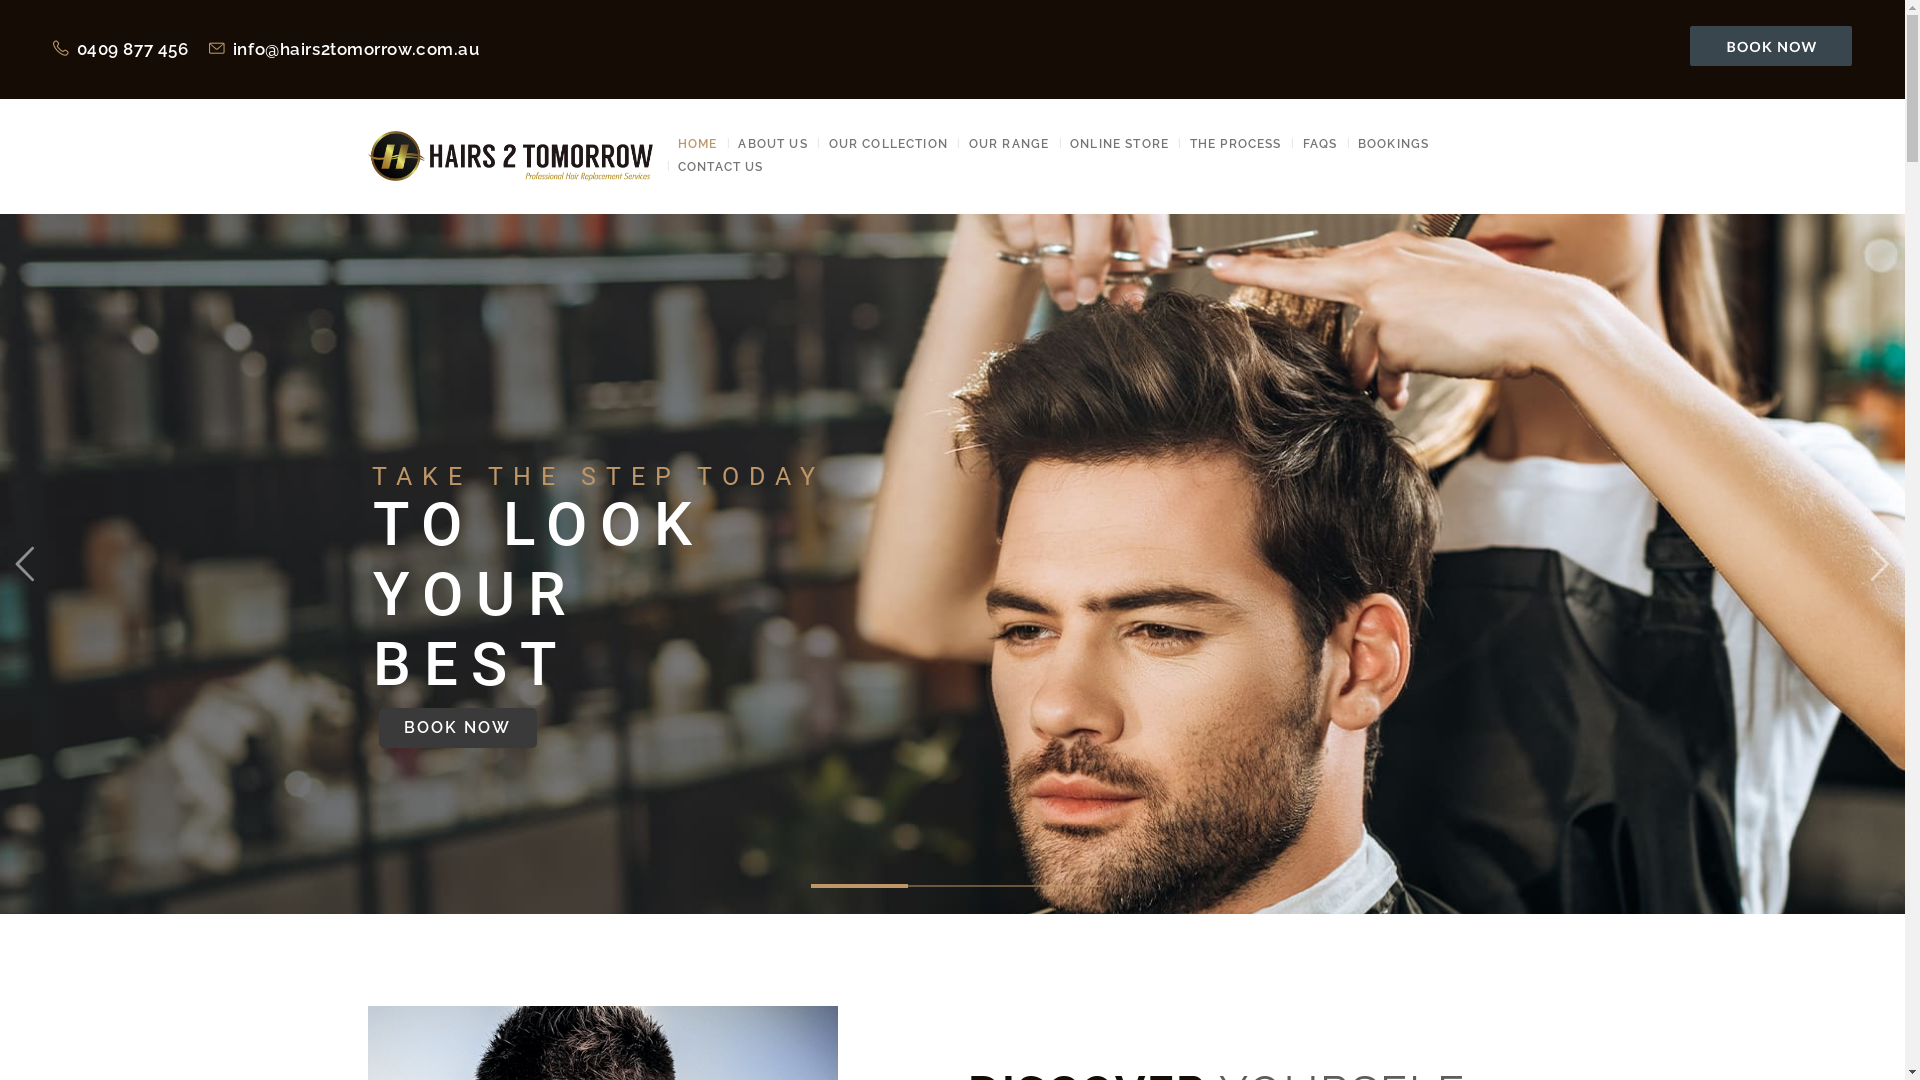 The image size is (1920, 1080). I want to click on 'ABOUT US', so click(727, 143).